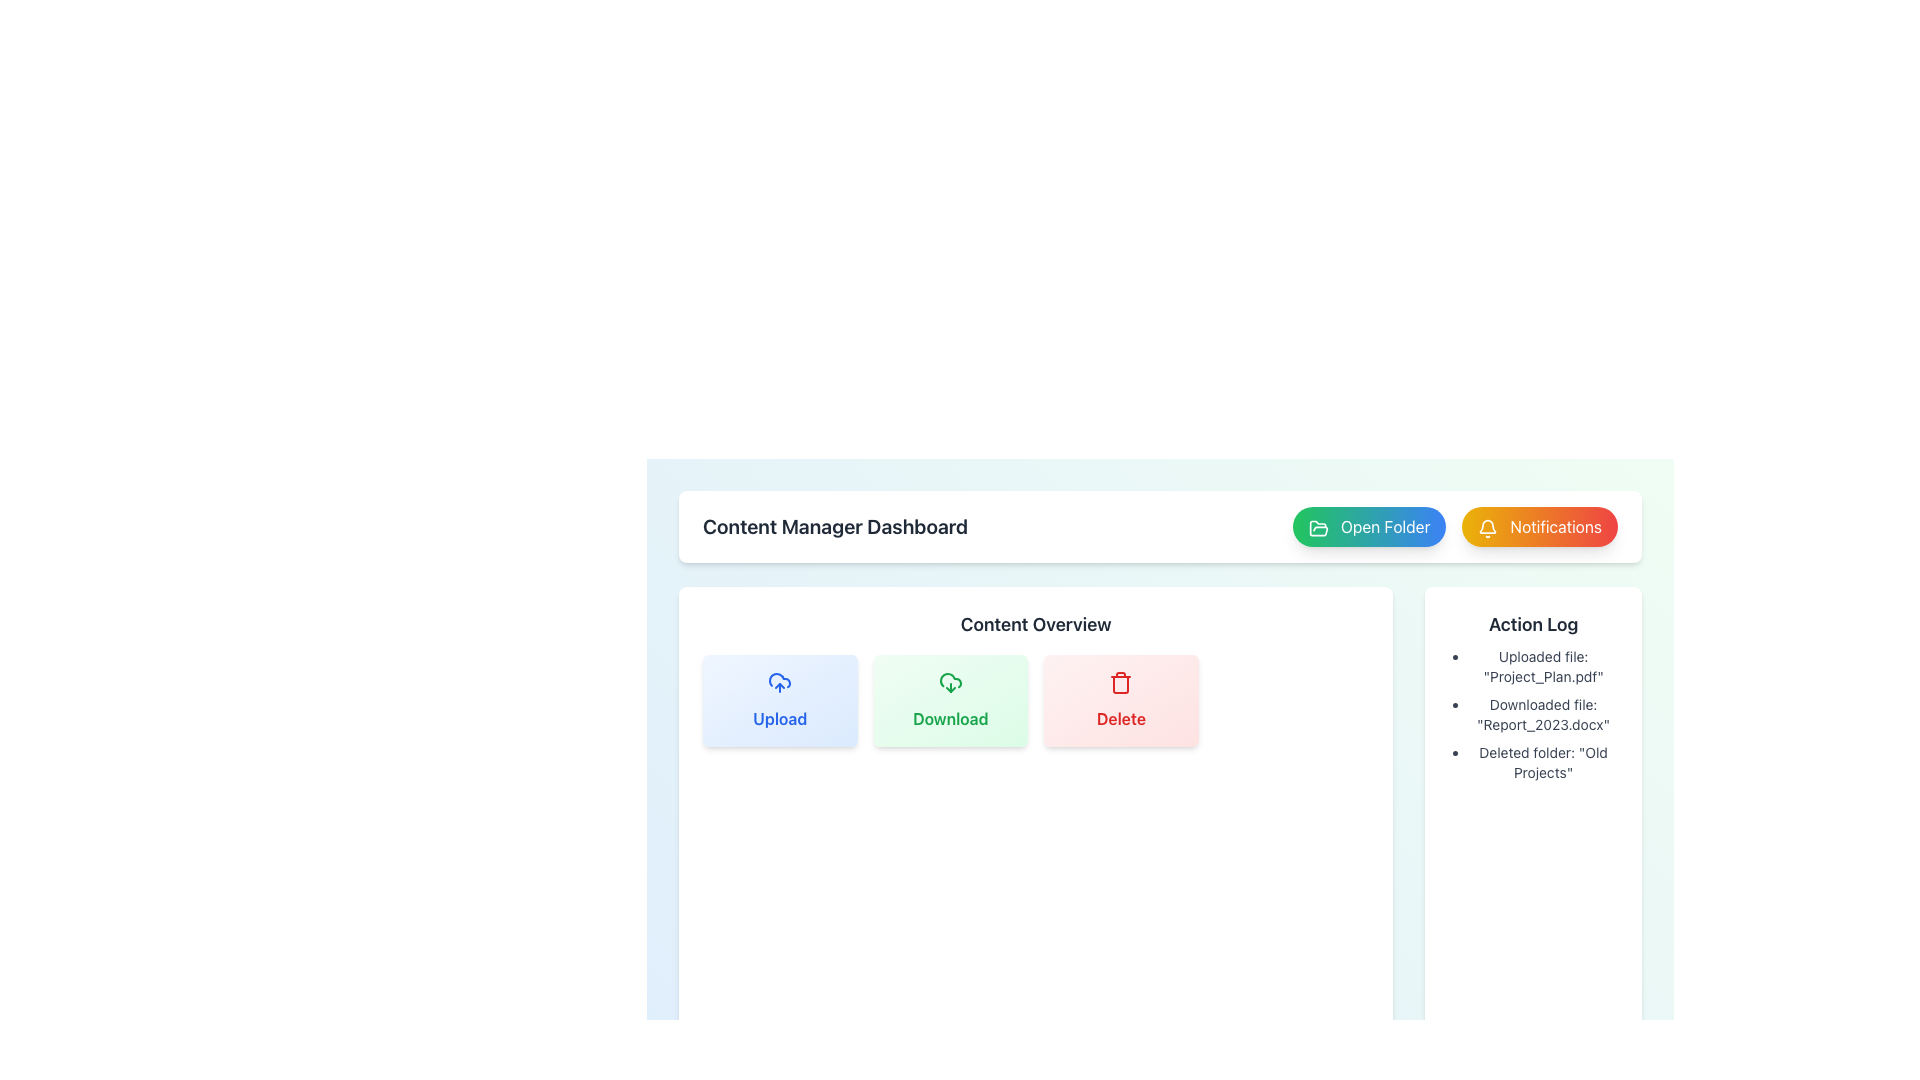 This screenshot has width=1920, height=1080. What do you see at coordinates (1368, 526) in the screenshot?
I see `the rounded button labeled 'Open Folder' that features a gradient from green to blue and contains a white folder icon, located in the upper-right part of the interface` at bounding box center [1368, 526].